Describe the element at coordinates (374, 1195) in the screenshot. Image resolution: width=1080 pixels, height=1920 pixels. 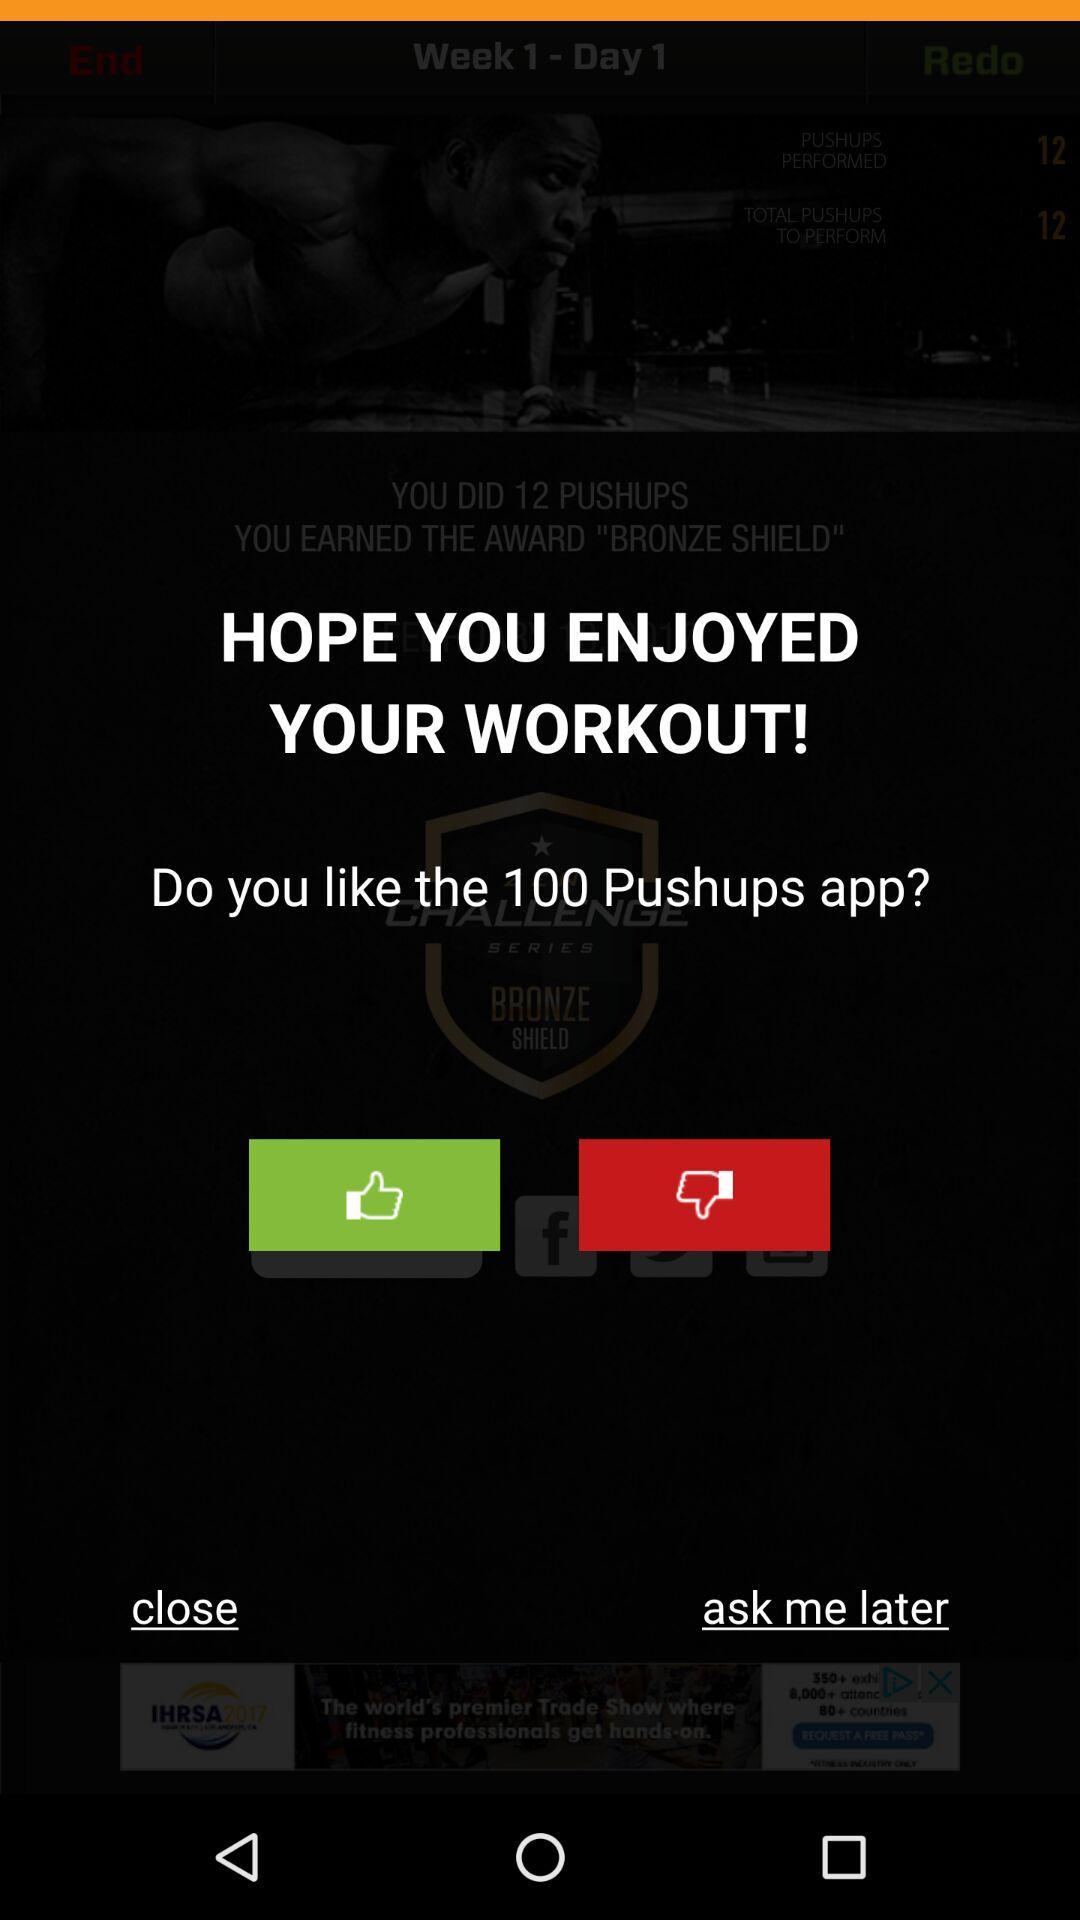
I see `like us` at that location.